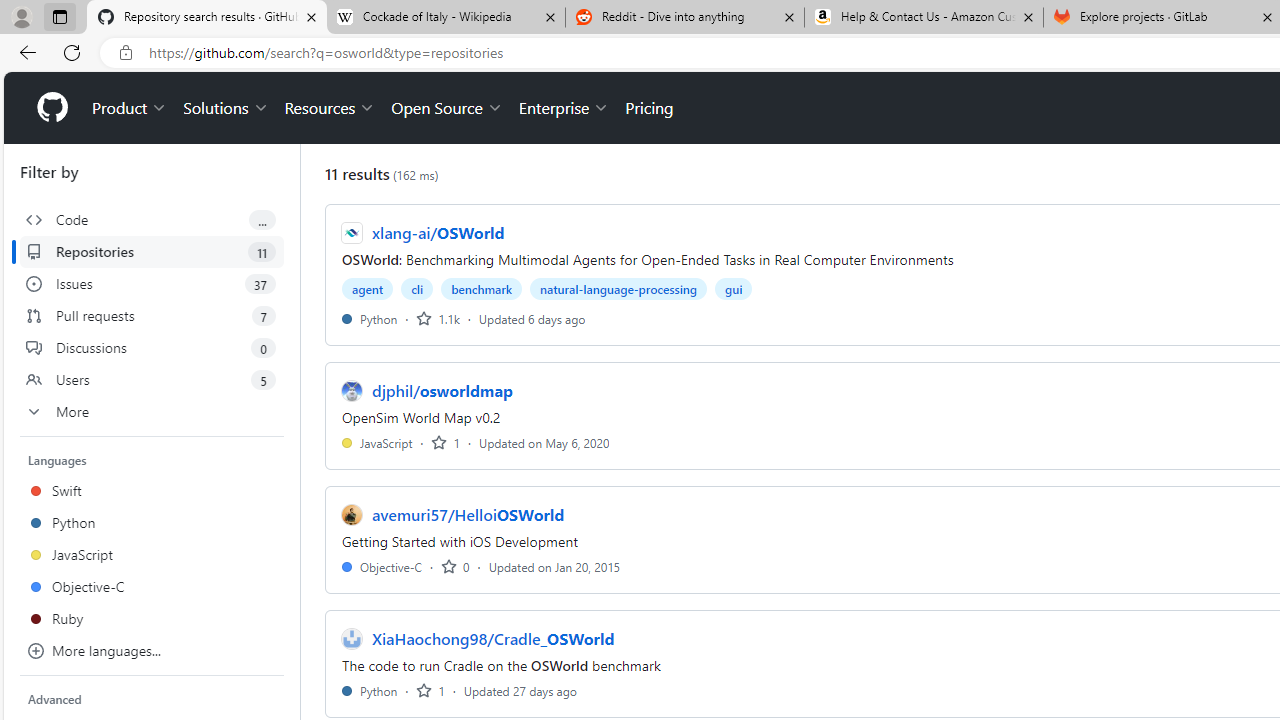 Image resolution: width=1280 pixels, height=720 pixels. I want to click on 'cli', so click(416, 289).